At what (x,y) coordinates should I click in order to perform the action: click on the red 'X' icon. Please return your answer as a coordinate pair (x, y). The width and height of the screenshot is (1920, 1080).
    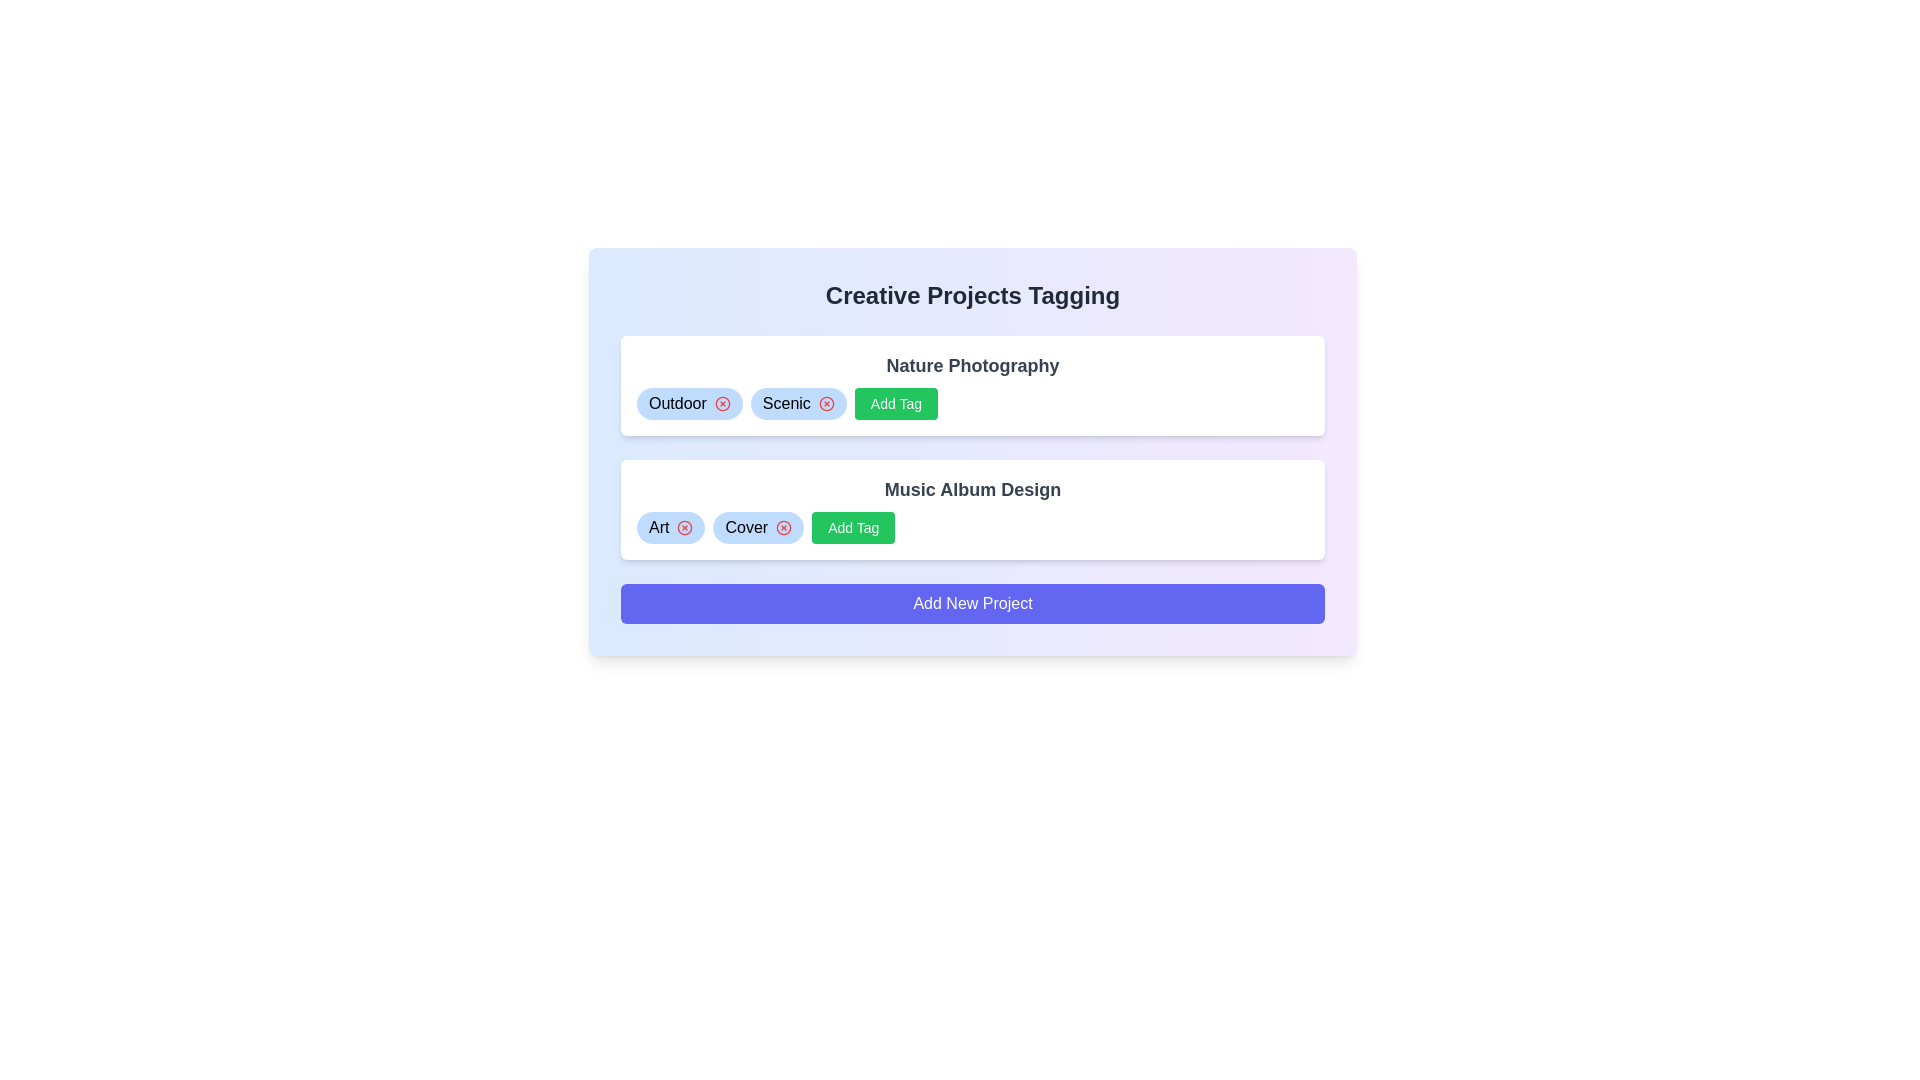
    Looking at the image, I should click on (757, 527).